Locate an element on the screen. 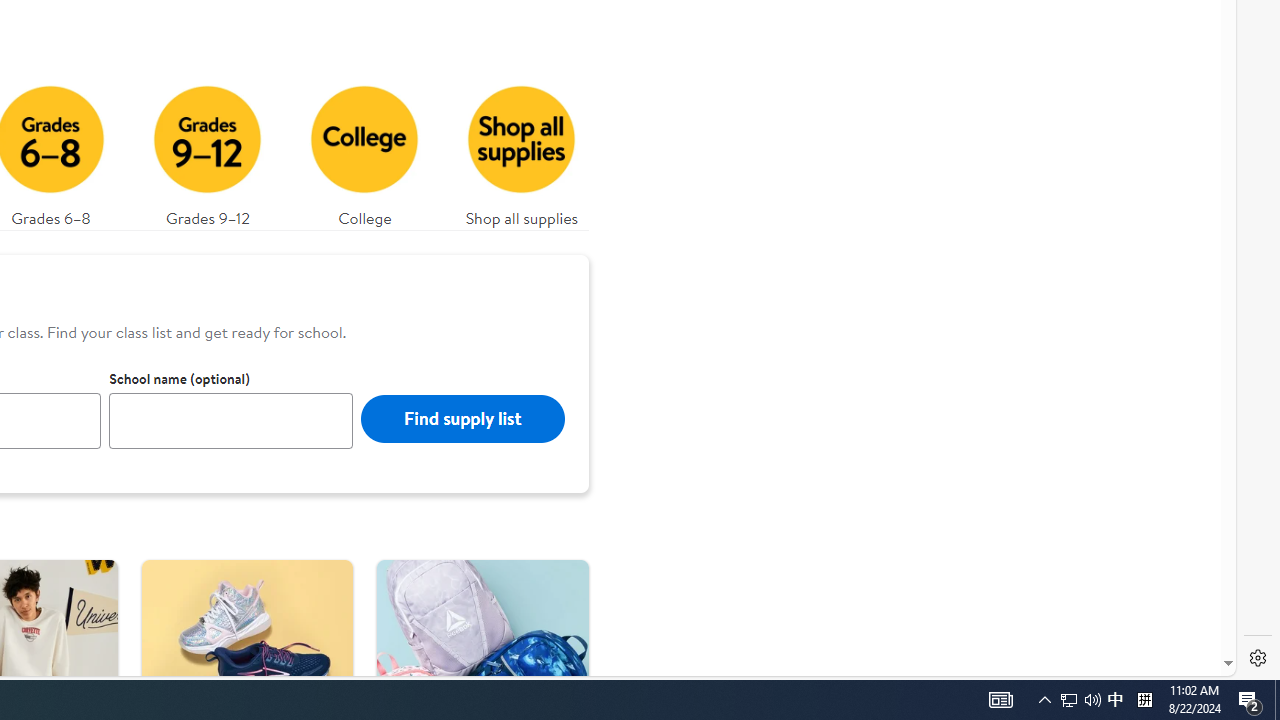 The width and height of the screenshot is (1280, 720). 'College' is located at coordinates (365, 150).